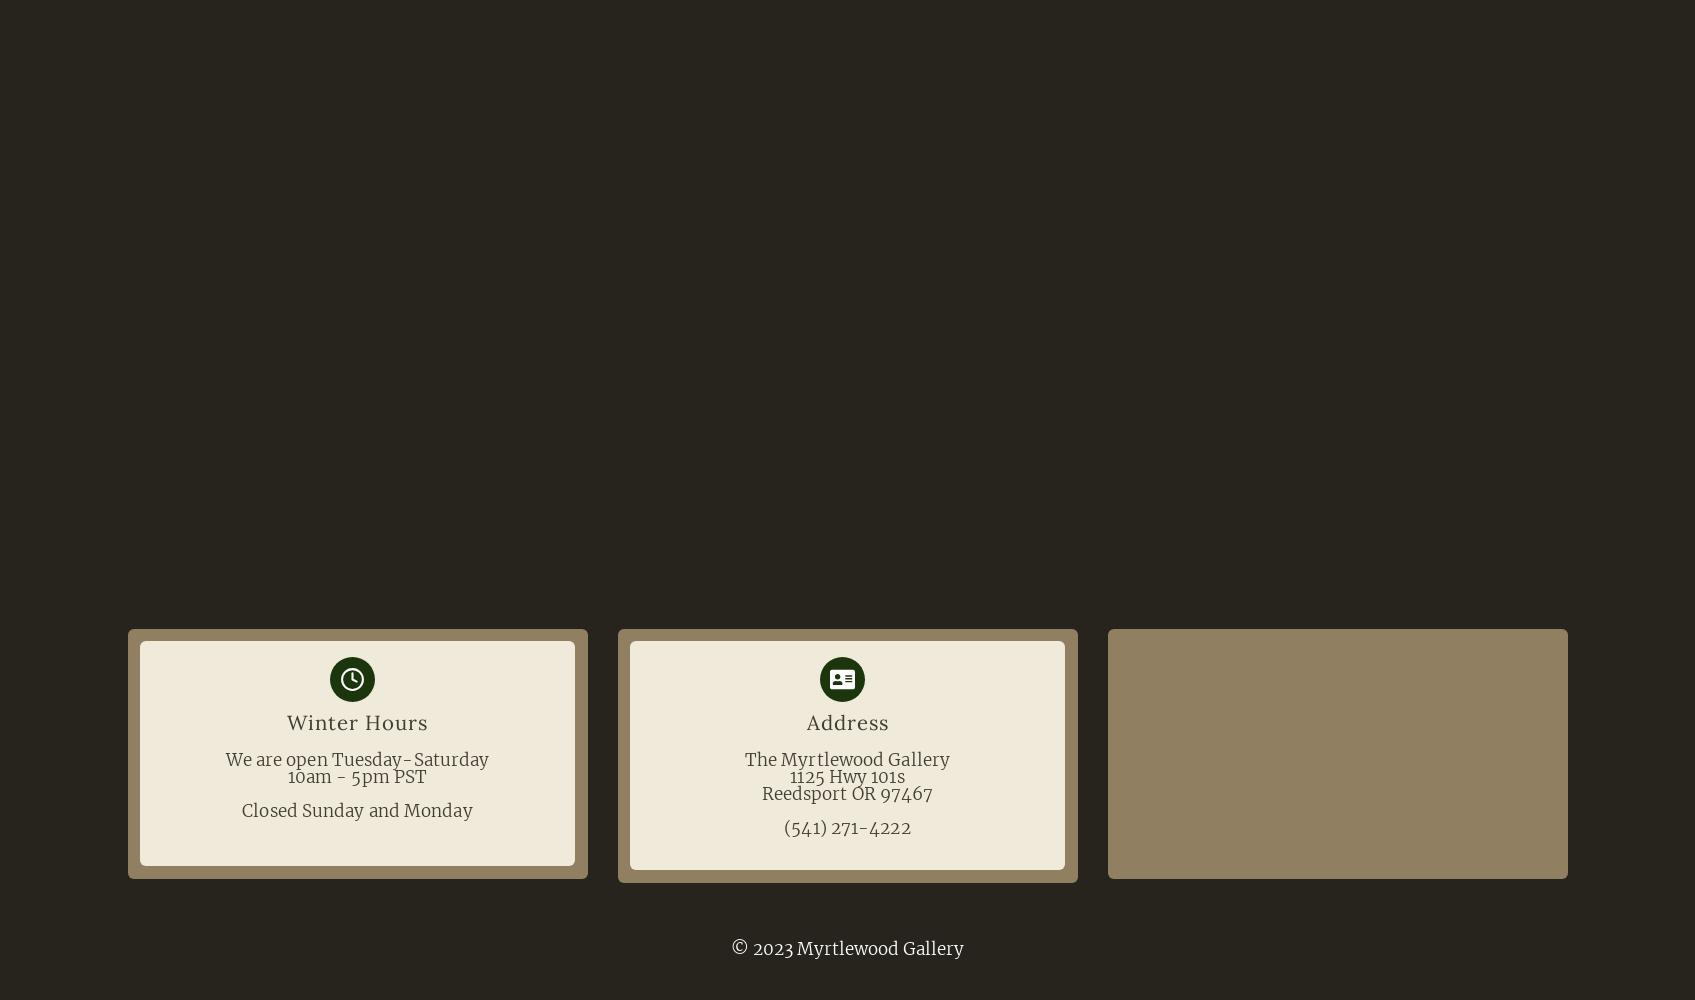 The image size is (1695, 1000). Describe the element at coordinates (223, 760) in the screenshot. I see `'We are open Tuesday-Saturday'` at that location.